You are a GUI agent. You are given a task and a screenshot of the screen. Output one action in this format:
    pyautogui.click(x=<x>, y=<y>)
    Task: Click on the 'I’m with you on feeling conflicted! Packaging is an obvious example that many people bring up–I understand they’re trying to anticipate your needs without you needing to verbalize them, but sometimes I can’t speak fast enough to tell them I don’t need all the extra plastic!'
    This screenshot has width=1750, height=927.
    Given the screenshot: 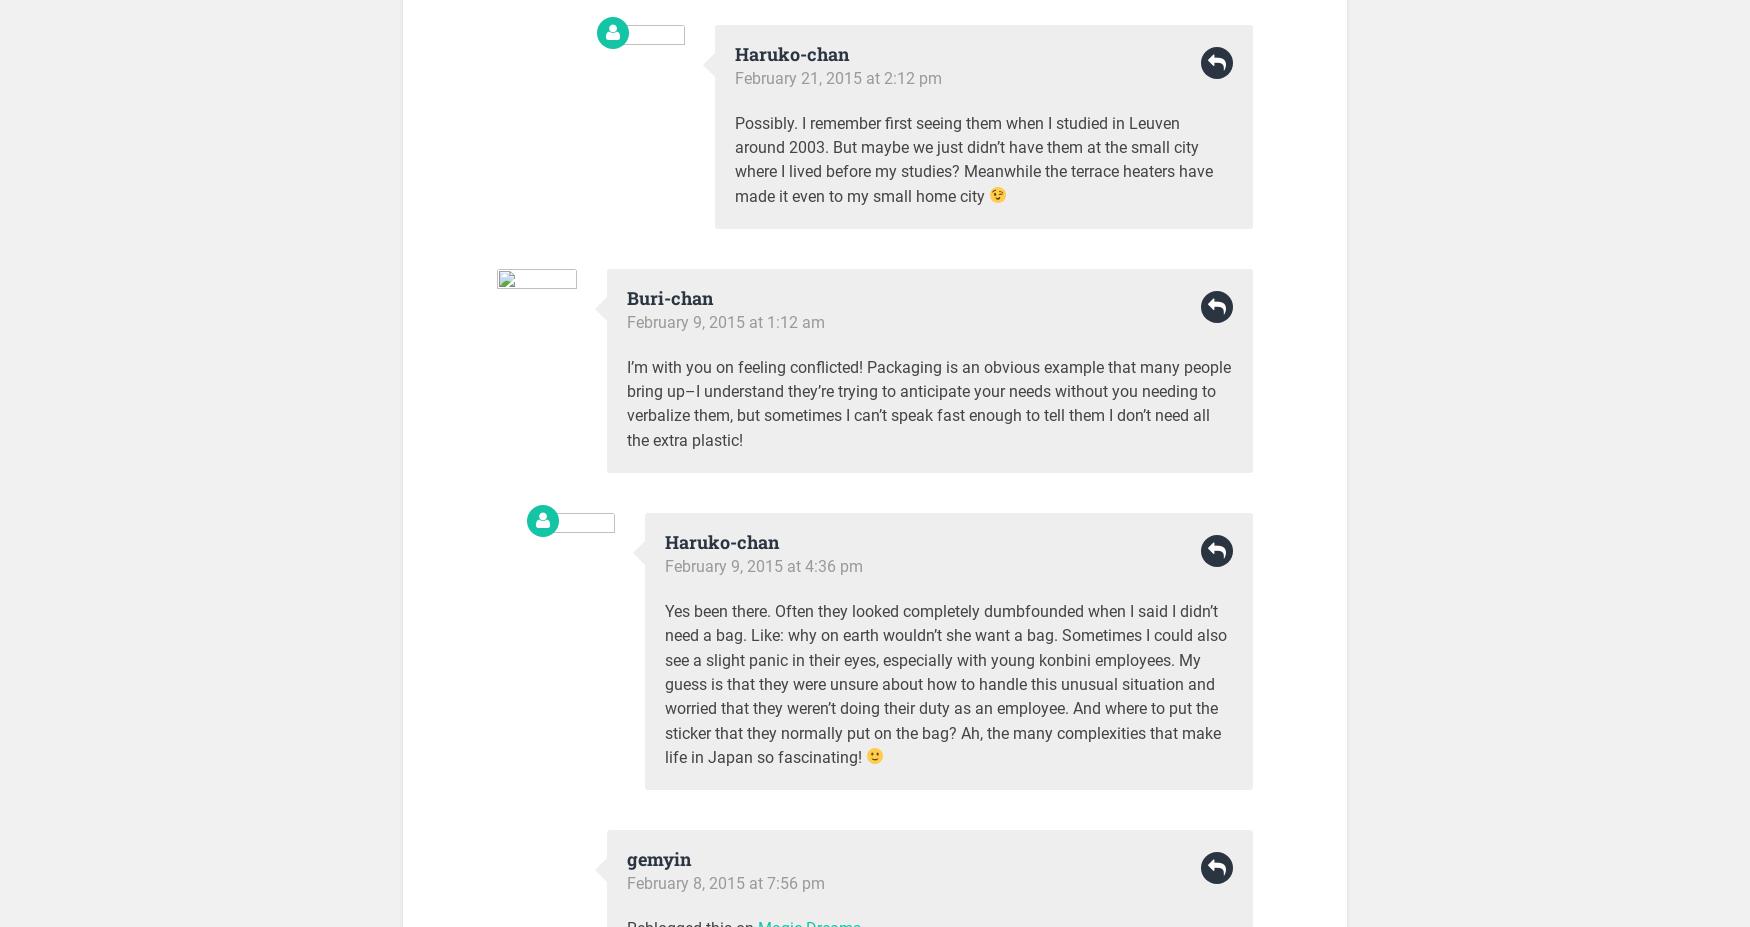 What is the action you would take?
    pyautogui.click(x=626, y=401)
    